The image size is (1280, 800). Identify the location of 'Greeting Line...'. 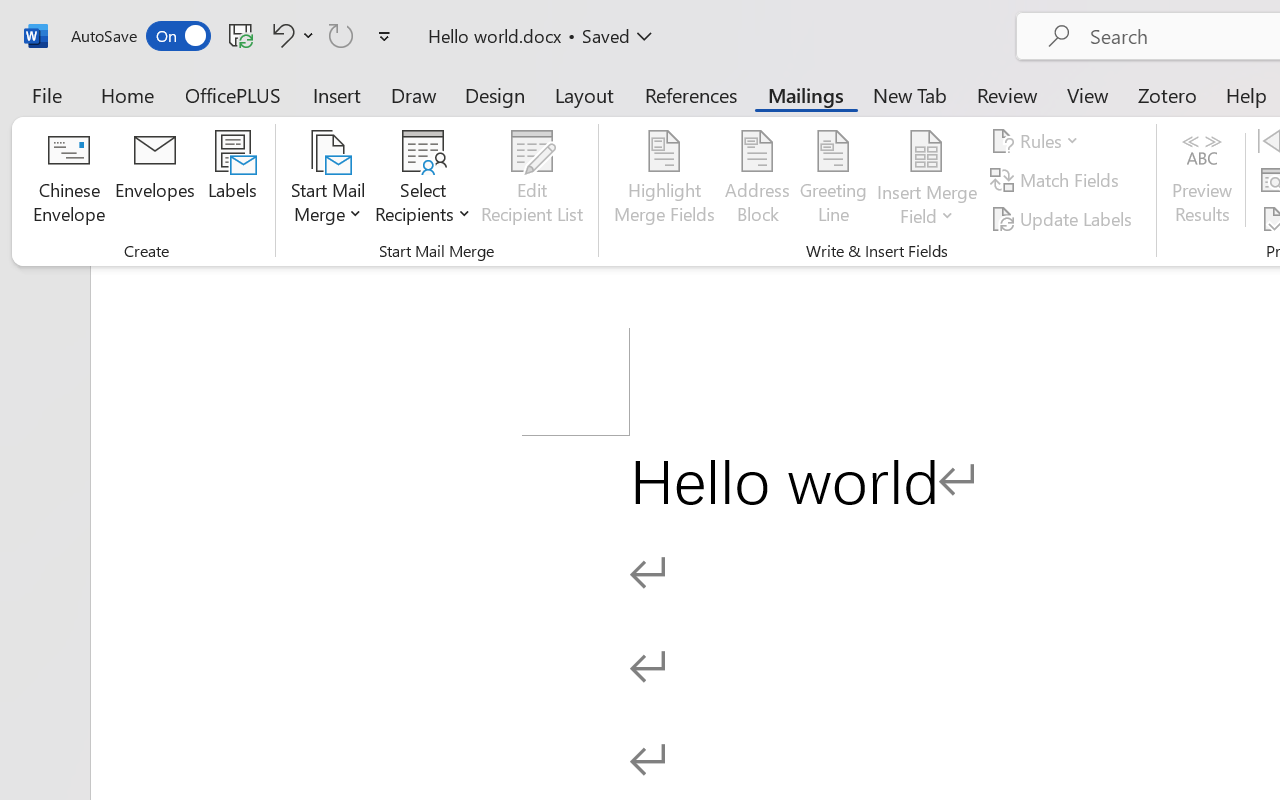
(833, 179).